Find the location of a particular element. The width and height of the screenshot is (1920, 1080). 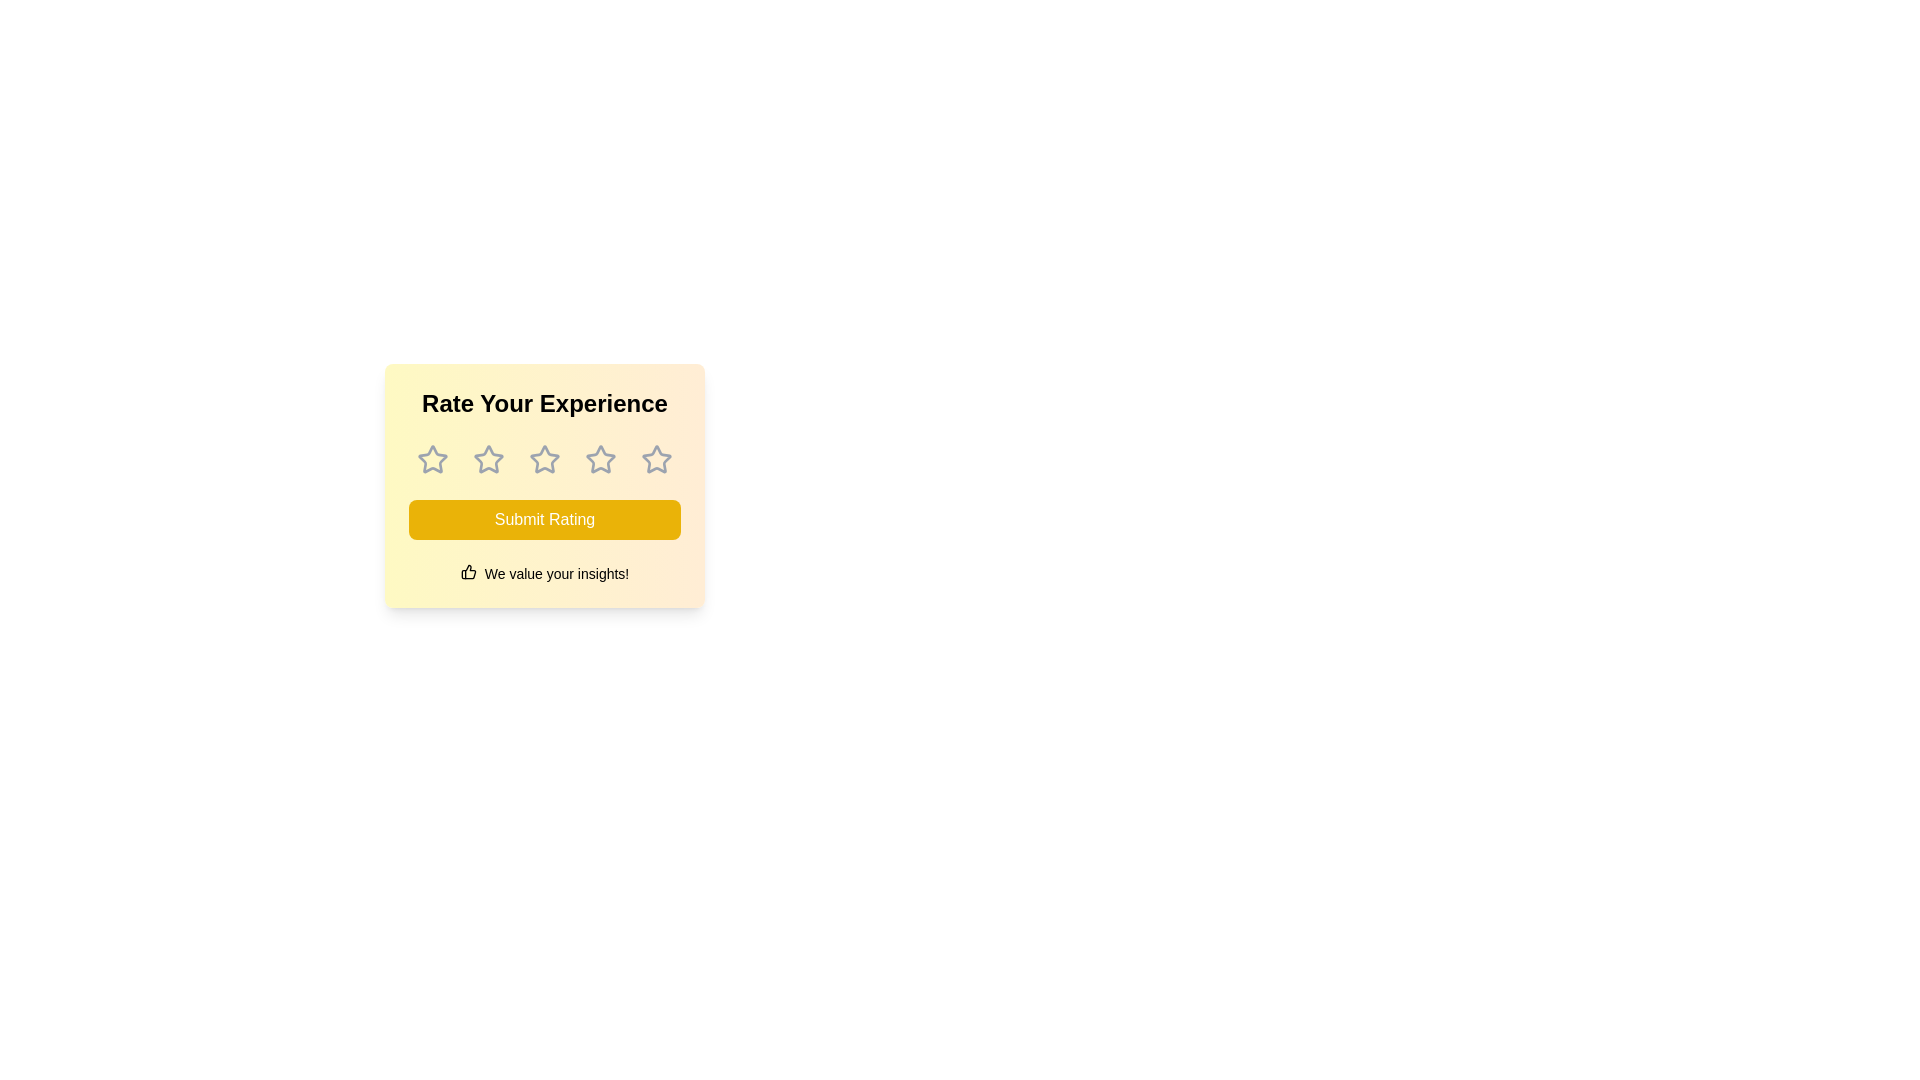

the third star in the row of five interactive star icons, located below 'Rate Your Experience' and above the 'Submit Rating' button is located at coordinates (545, 459).